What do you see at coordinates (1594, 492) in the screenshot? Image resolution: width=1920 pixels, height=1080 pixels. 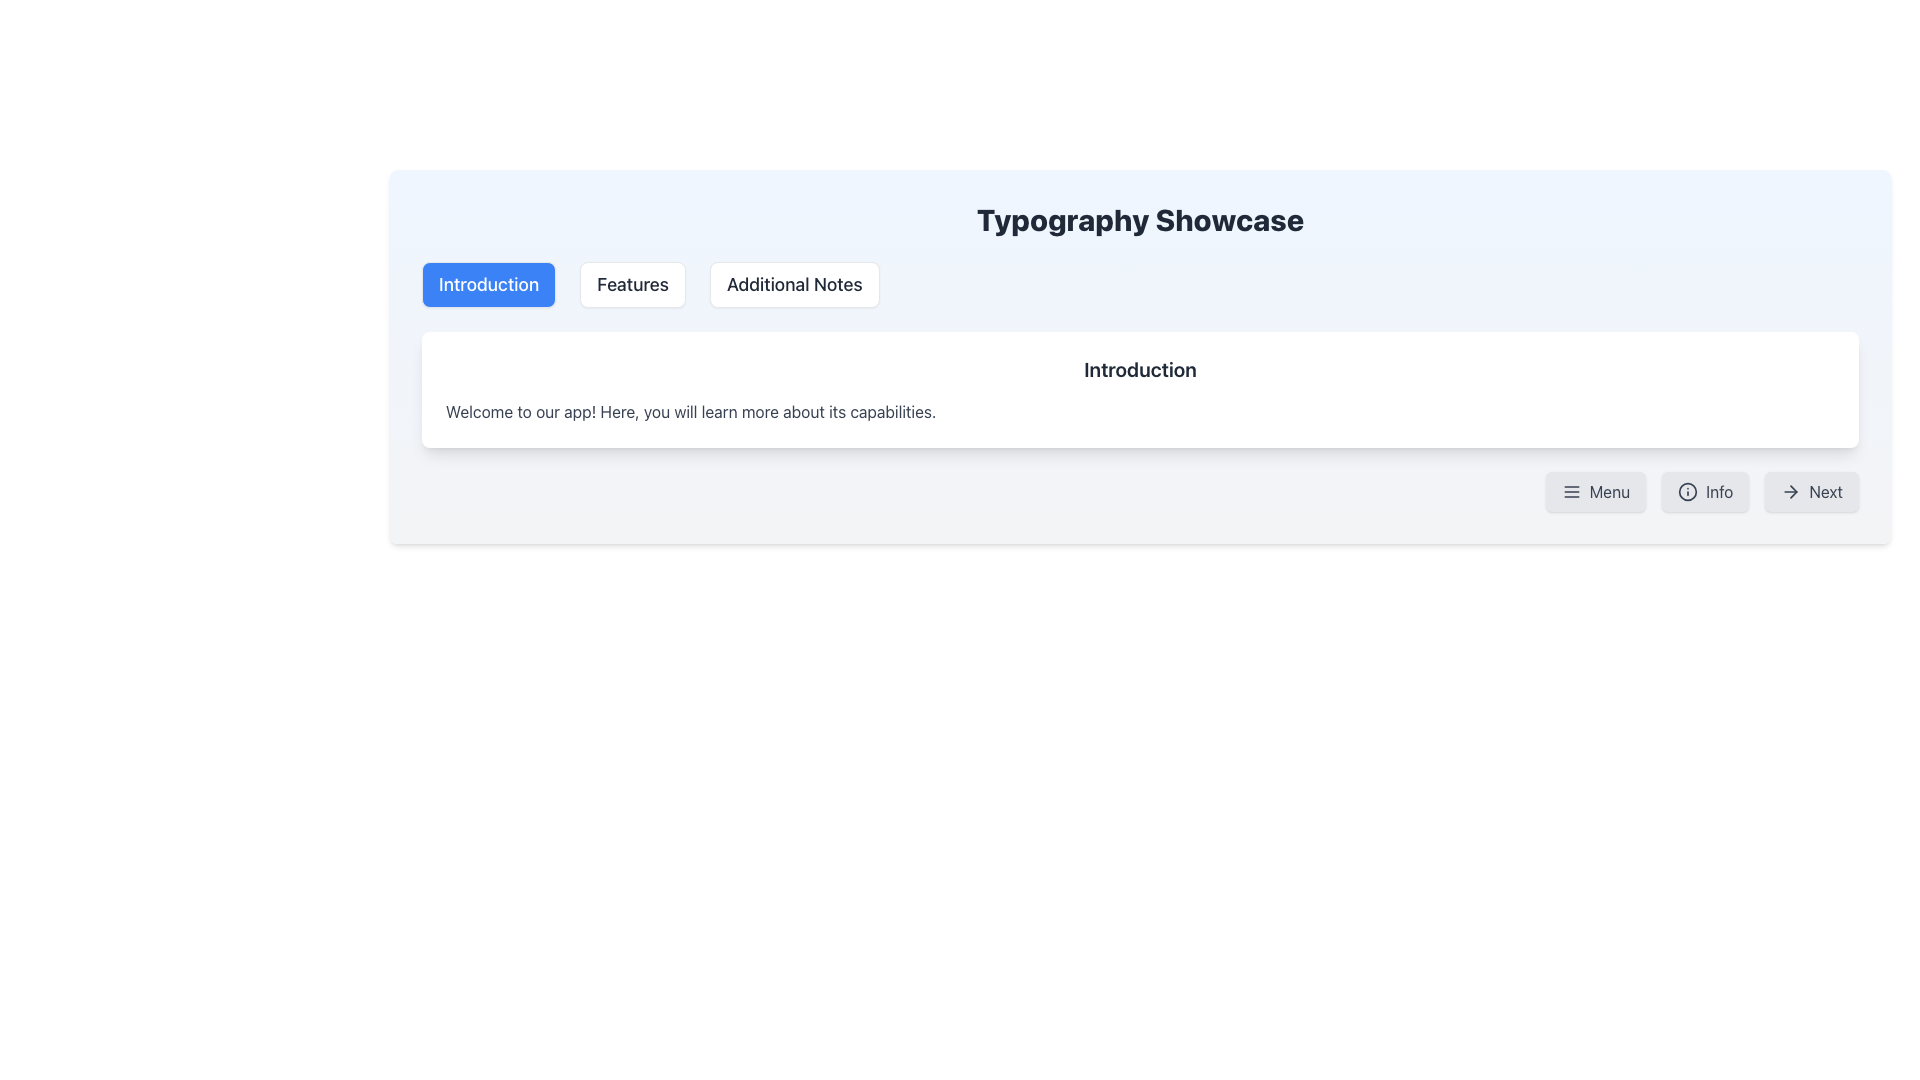 I see `the rectangular button with a rounded border and a hamburger menu icon labeled 'Menu'` at bounding box center [1594, 492].